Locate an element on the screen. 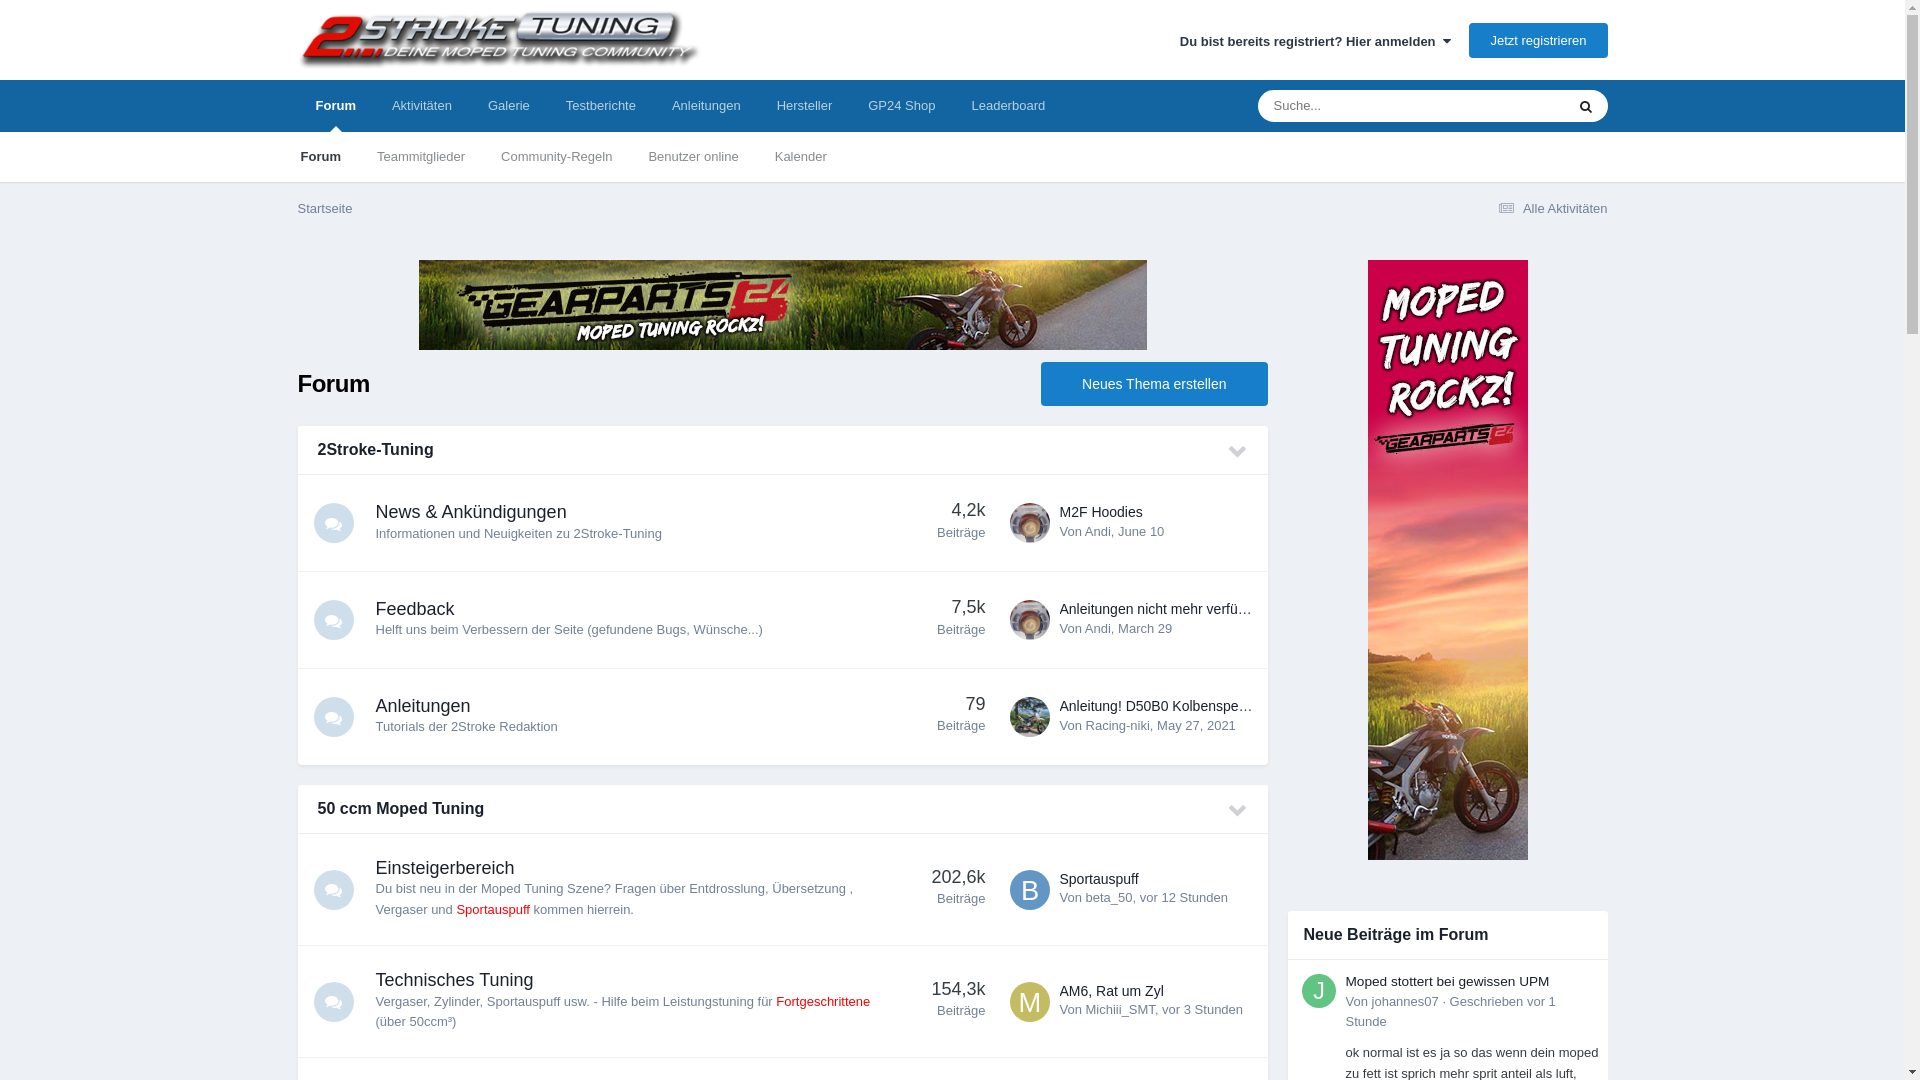  'AM6, Rat um Zyl' is located at coordinates (1111, 991).